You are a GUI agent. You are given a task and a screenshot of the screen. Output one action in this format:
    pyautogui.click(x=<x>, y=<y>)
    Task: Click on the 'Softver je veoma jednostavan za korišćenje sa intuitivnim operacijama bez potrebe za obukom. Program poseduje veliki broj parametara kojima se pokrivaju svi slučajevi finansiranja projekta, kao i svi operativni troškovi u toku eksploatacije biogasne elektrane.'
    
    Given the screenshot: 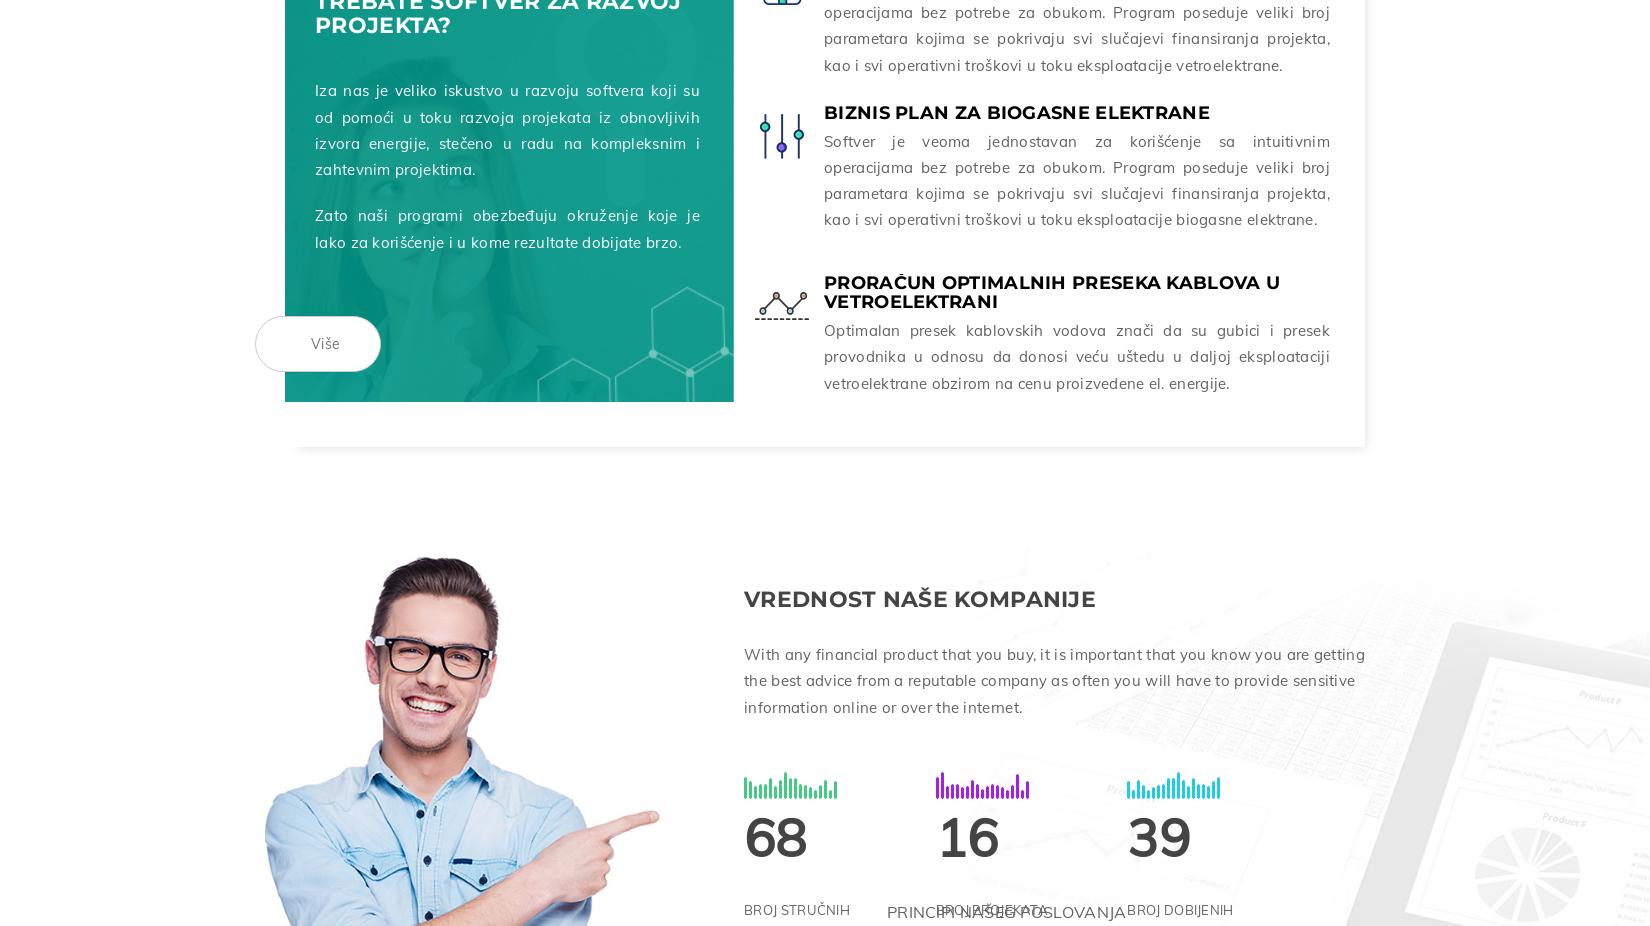 What is the action you would take?
    pyautogui.click(x=1076, y=175)
    